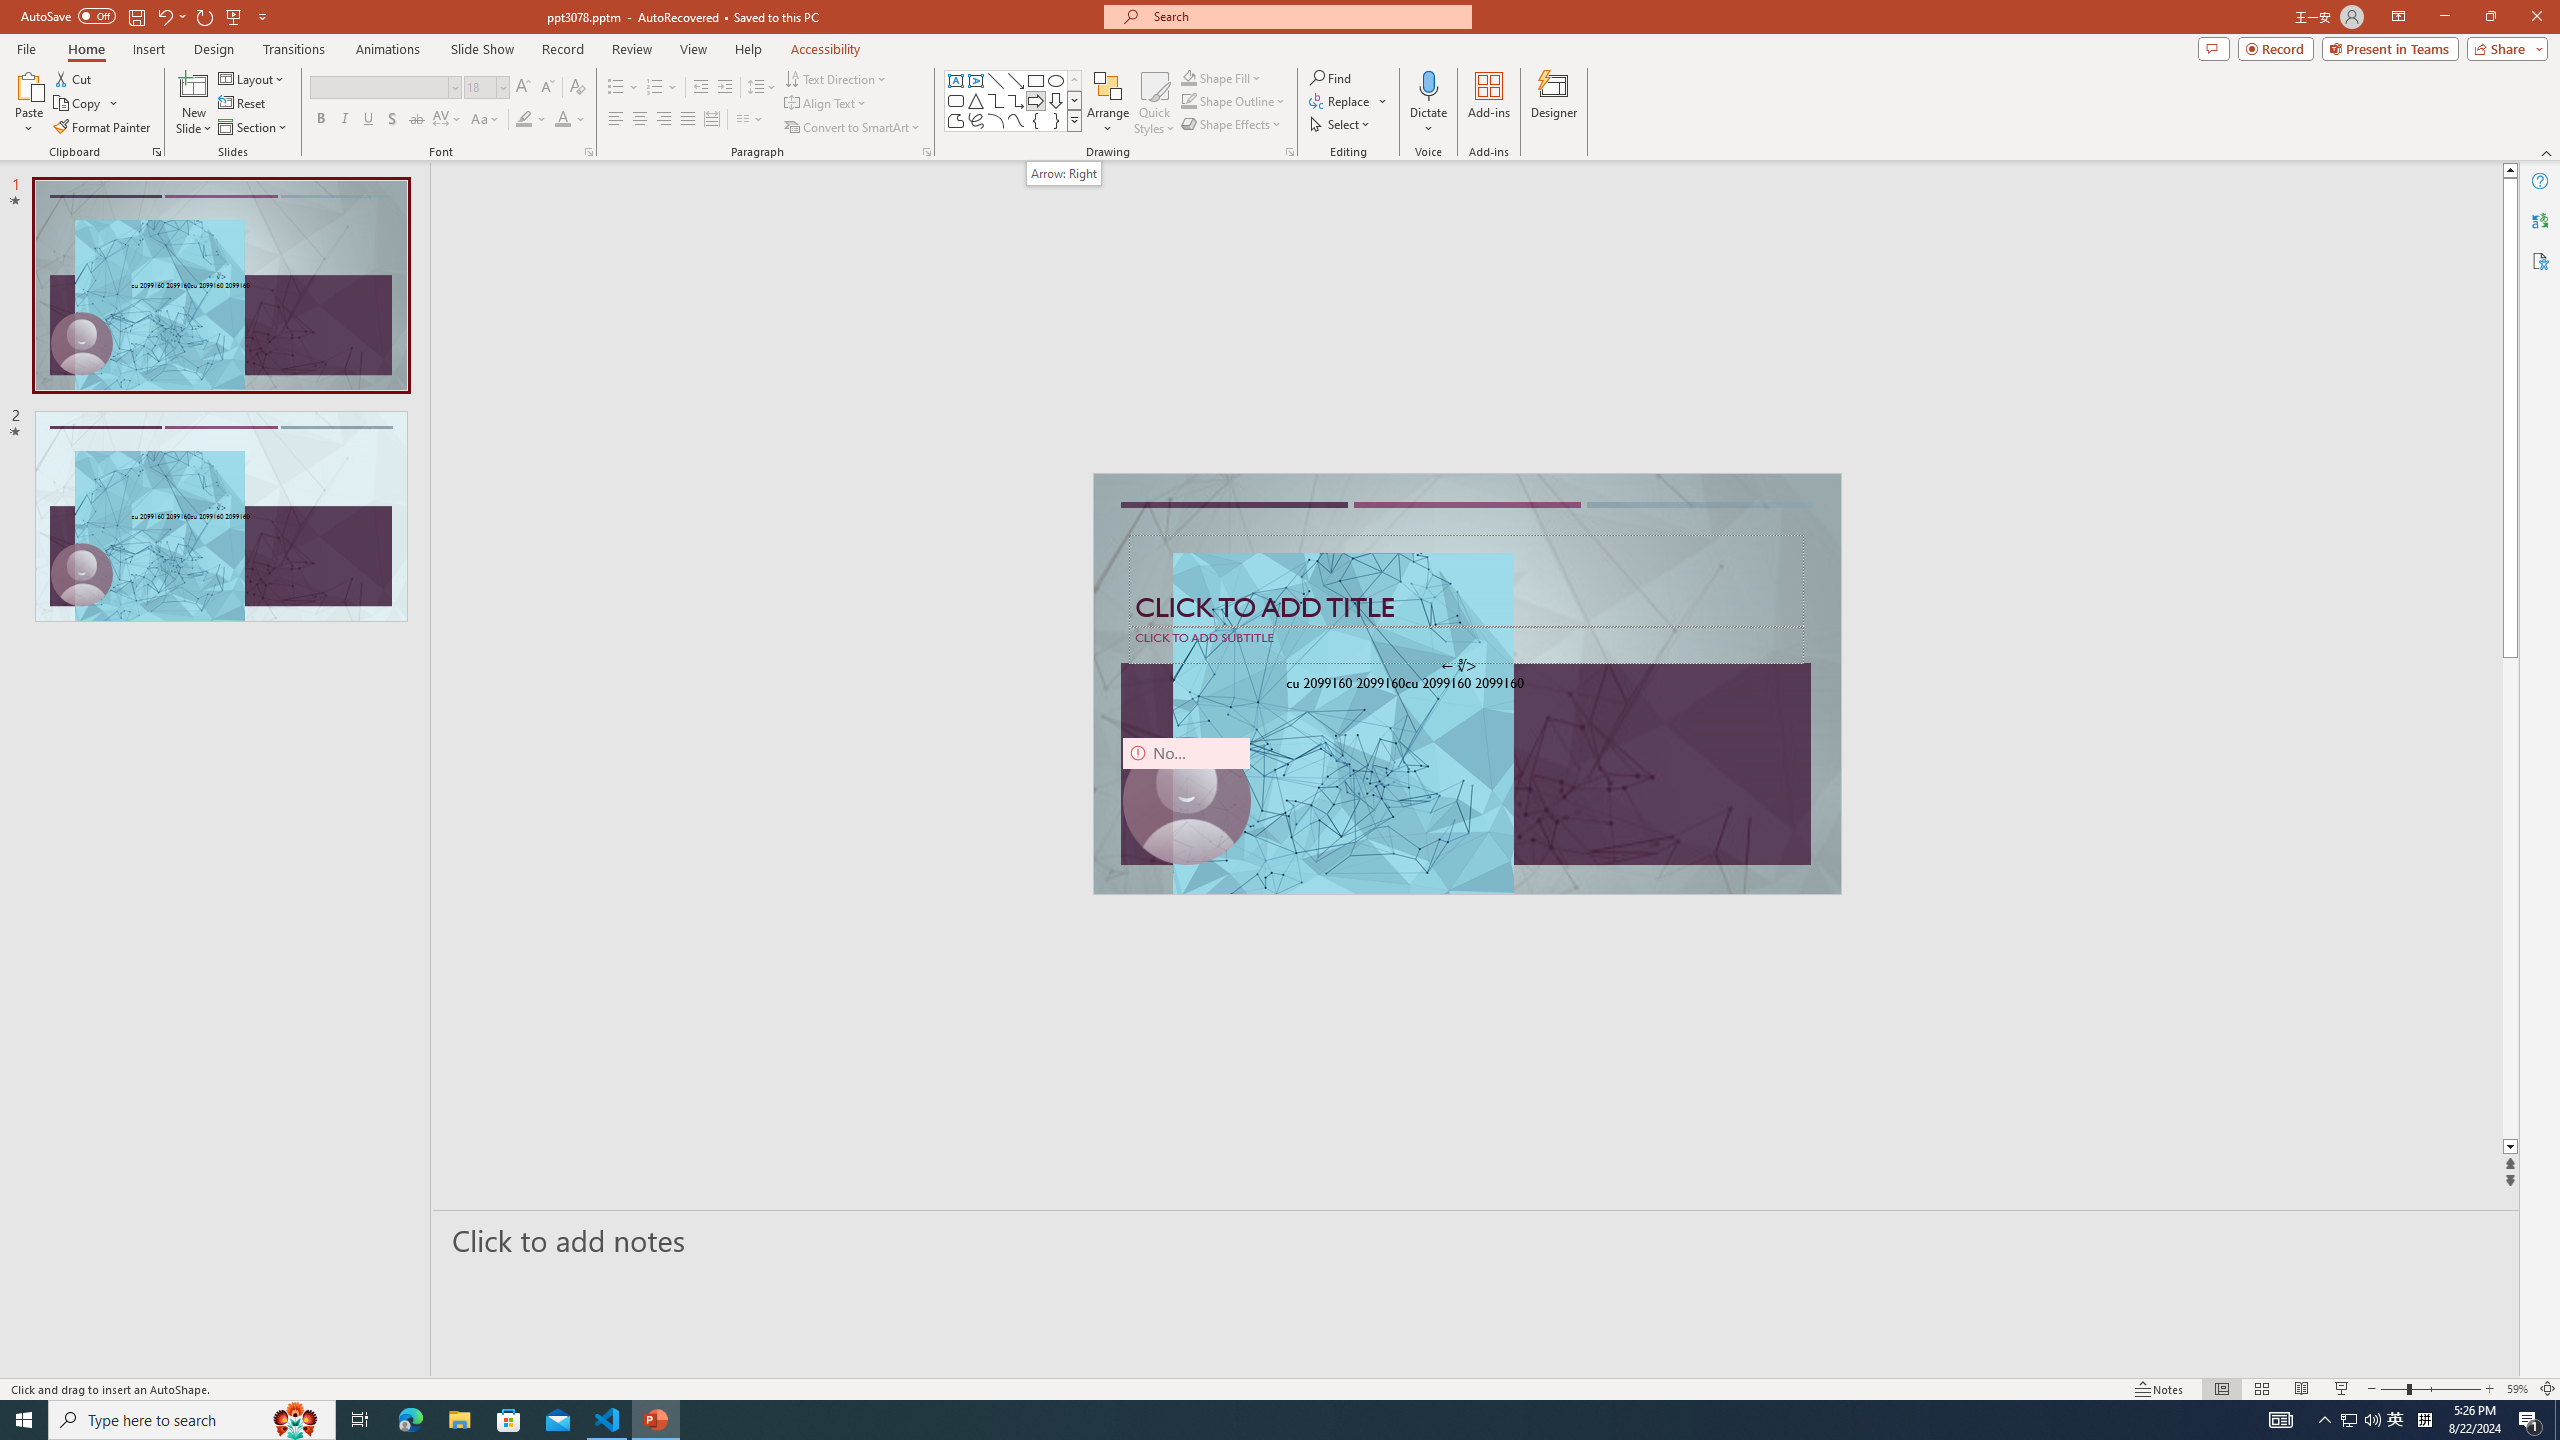 The height and width of the screenshot is (1440, 2560). Describe the element at coordinates (955, 99) in the screenshot. I see `'Rectangle: Rounded Corners'` at that location.